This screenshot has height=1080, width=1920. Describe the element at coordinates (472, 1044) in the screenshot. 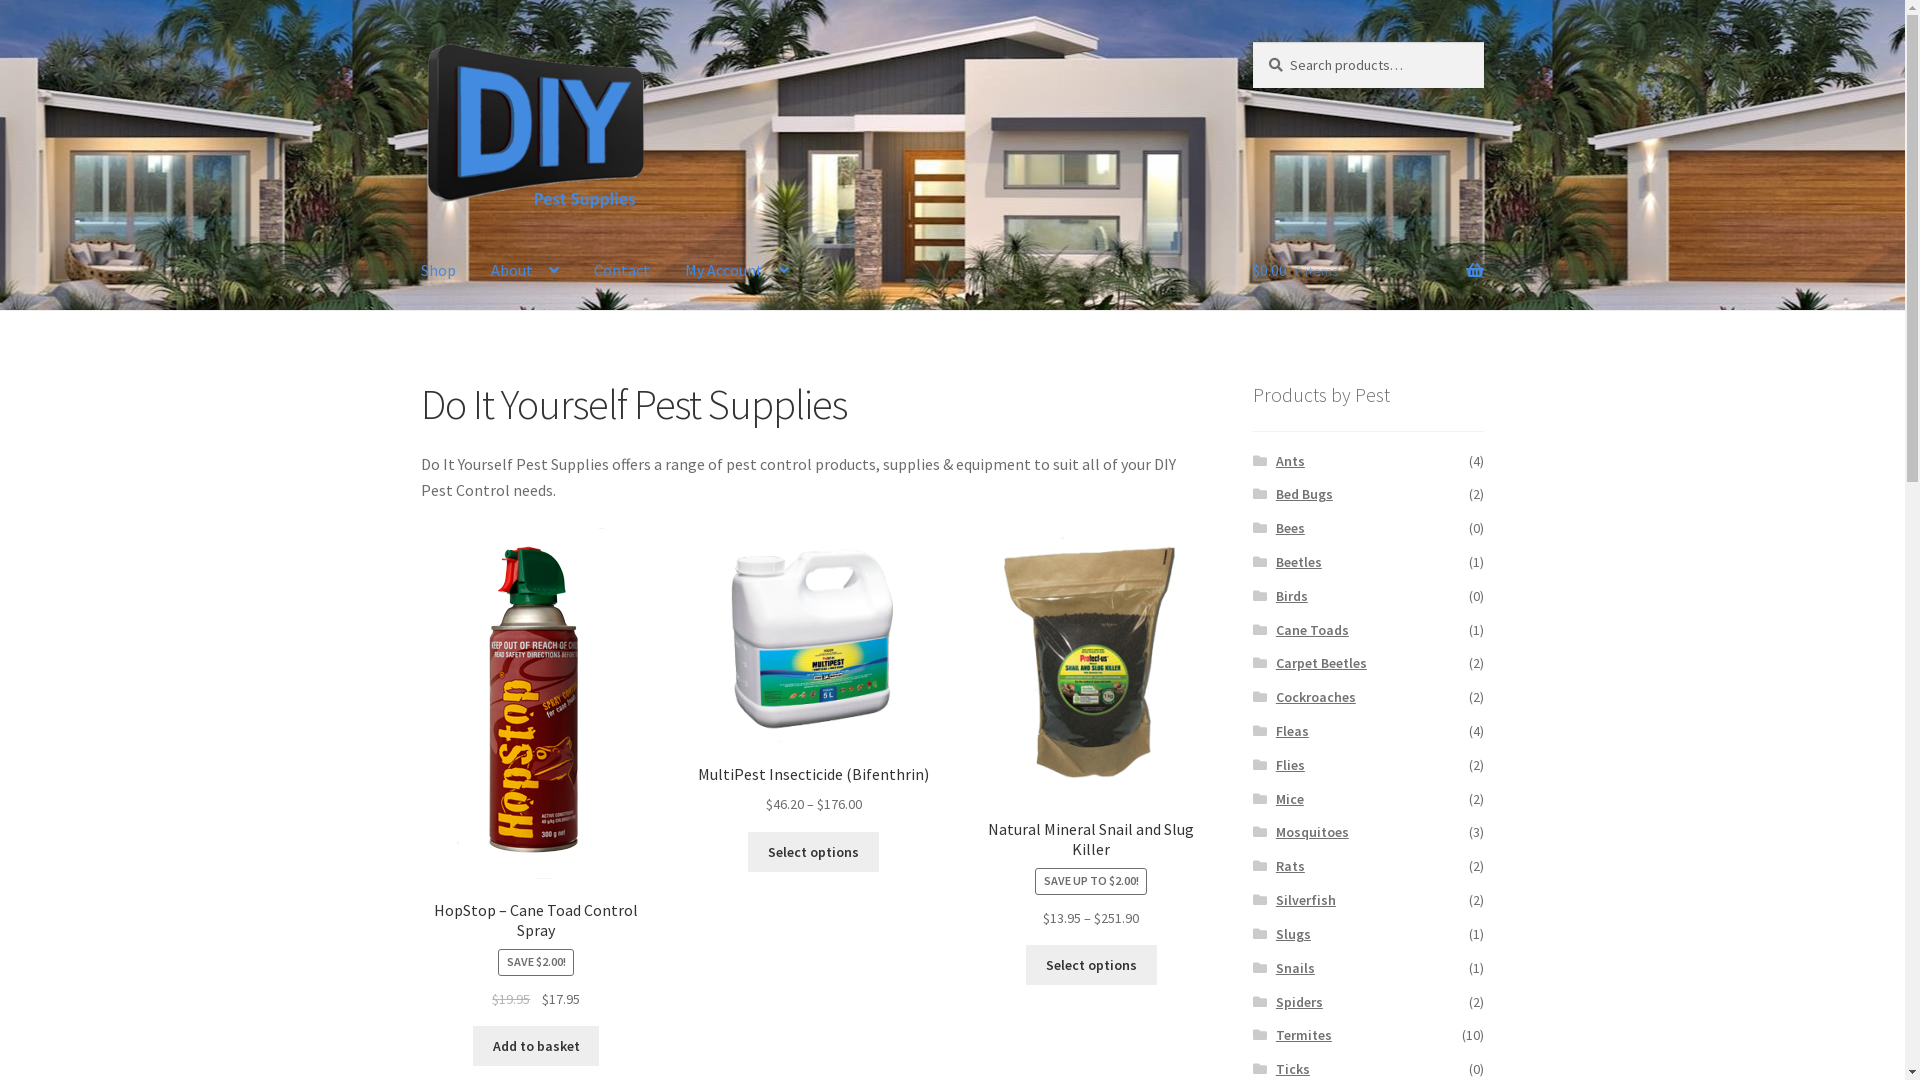

I see `'Add to basket'` at that location.